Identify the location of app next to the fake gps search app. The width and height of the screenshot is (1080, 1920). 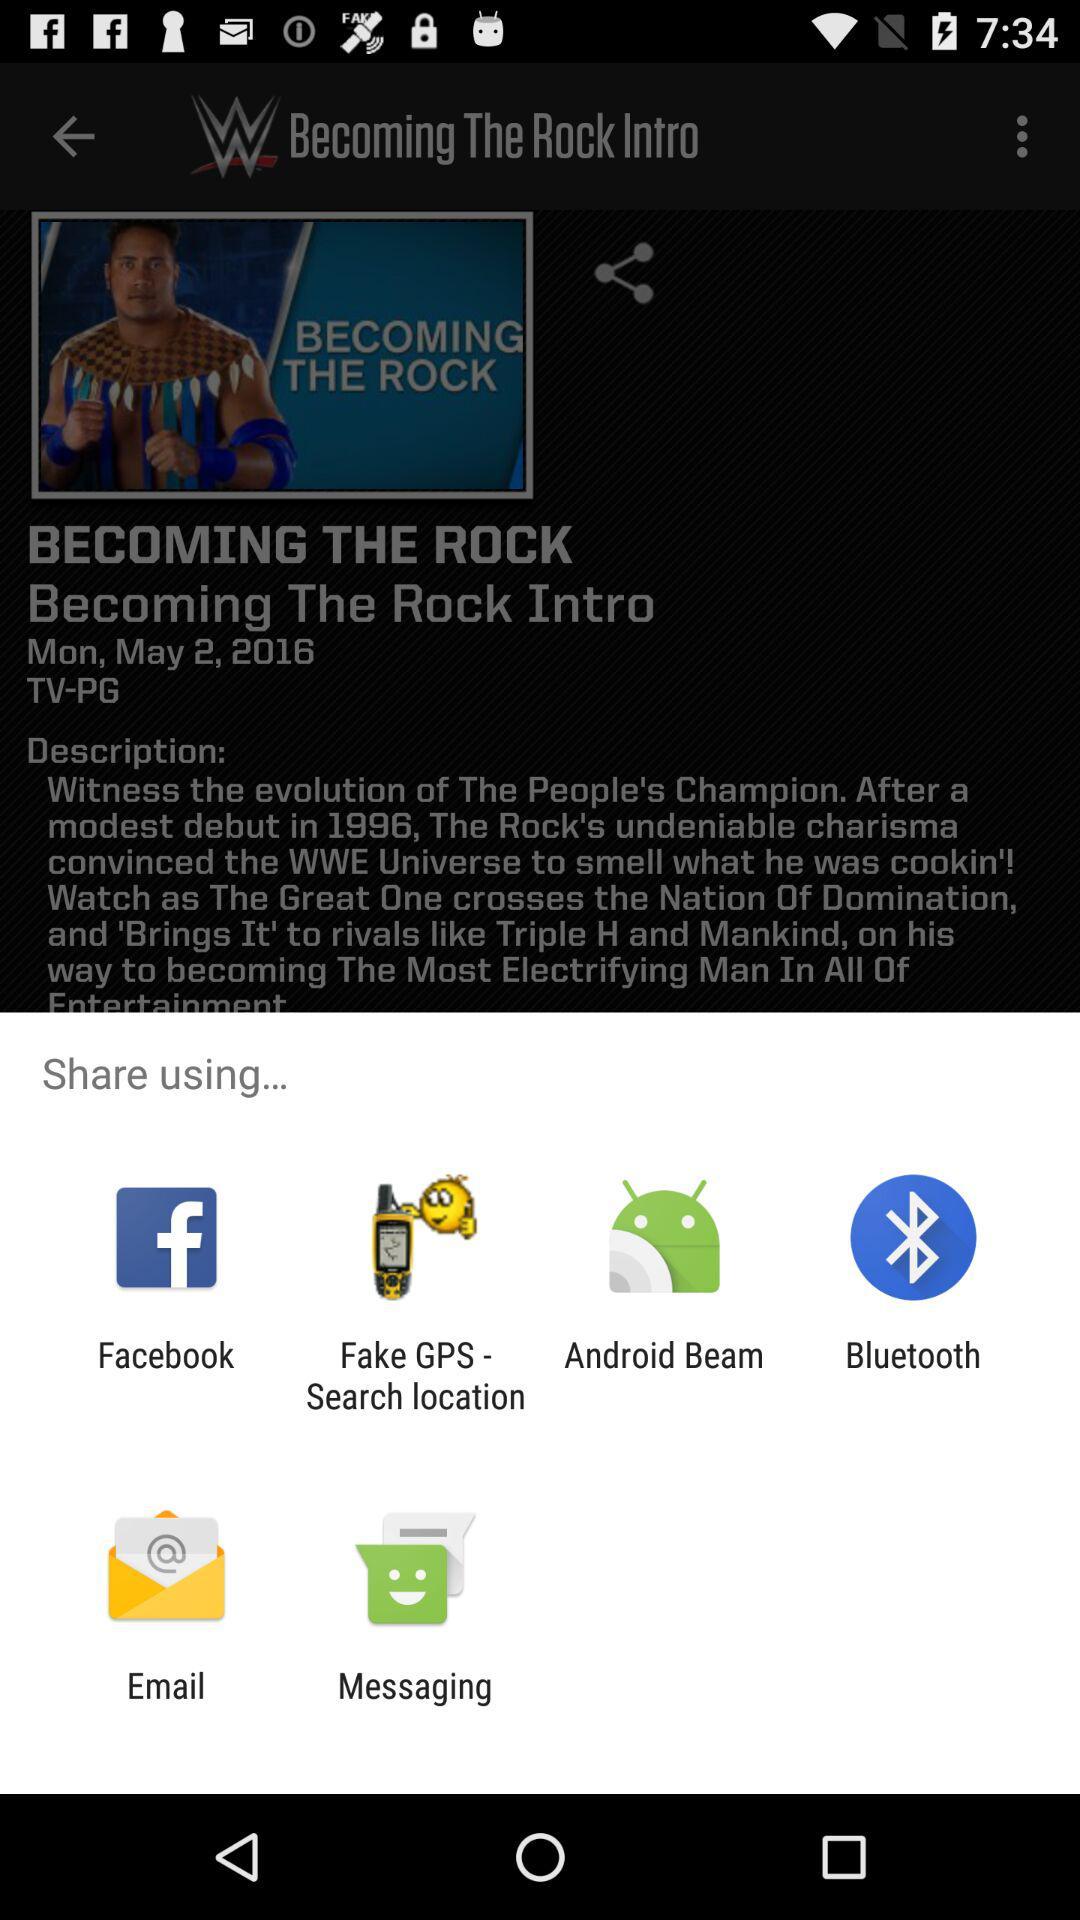
(165, 1374).